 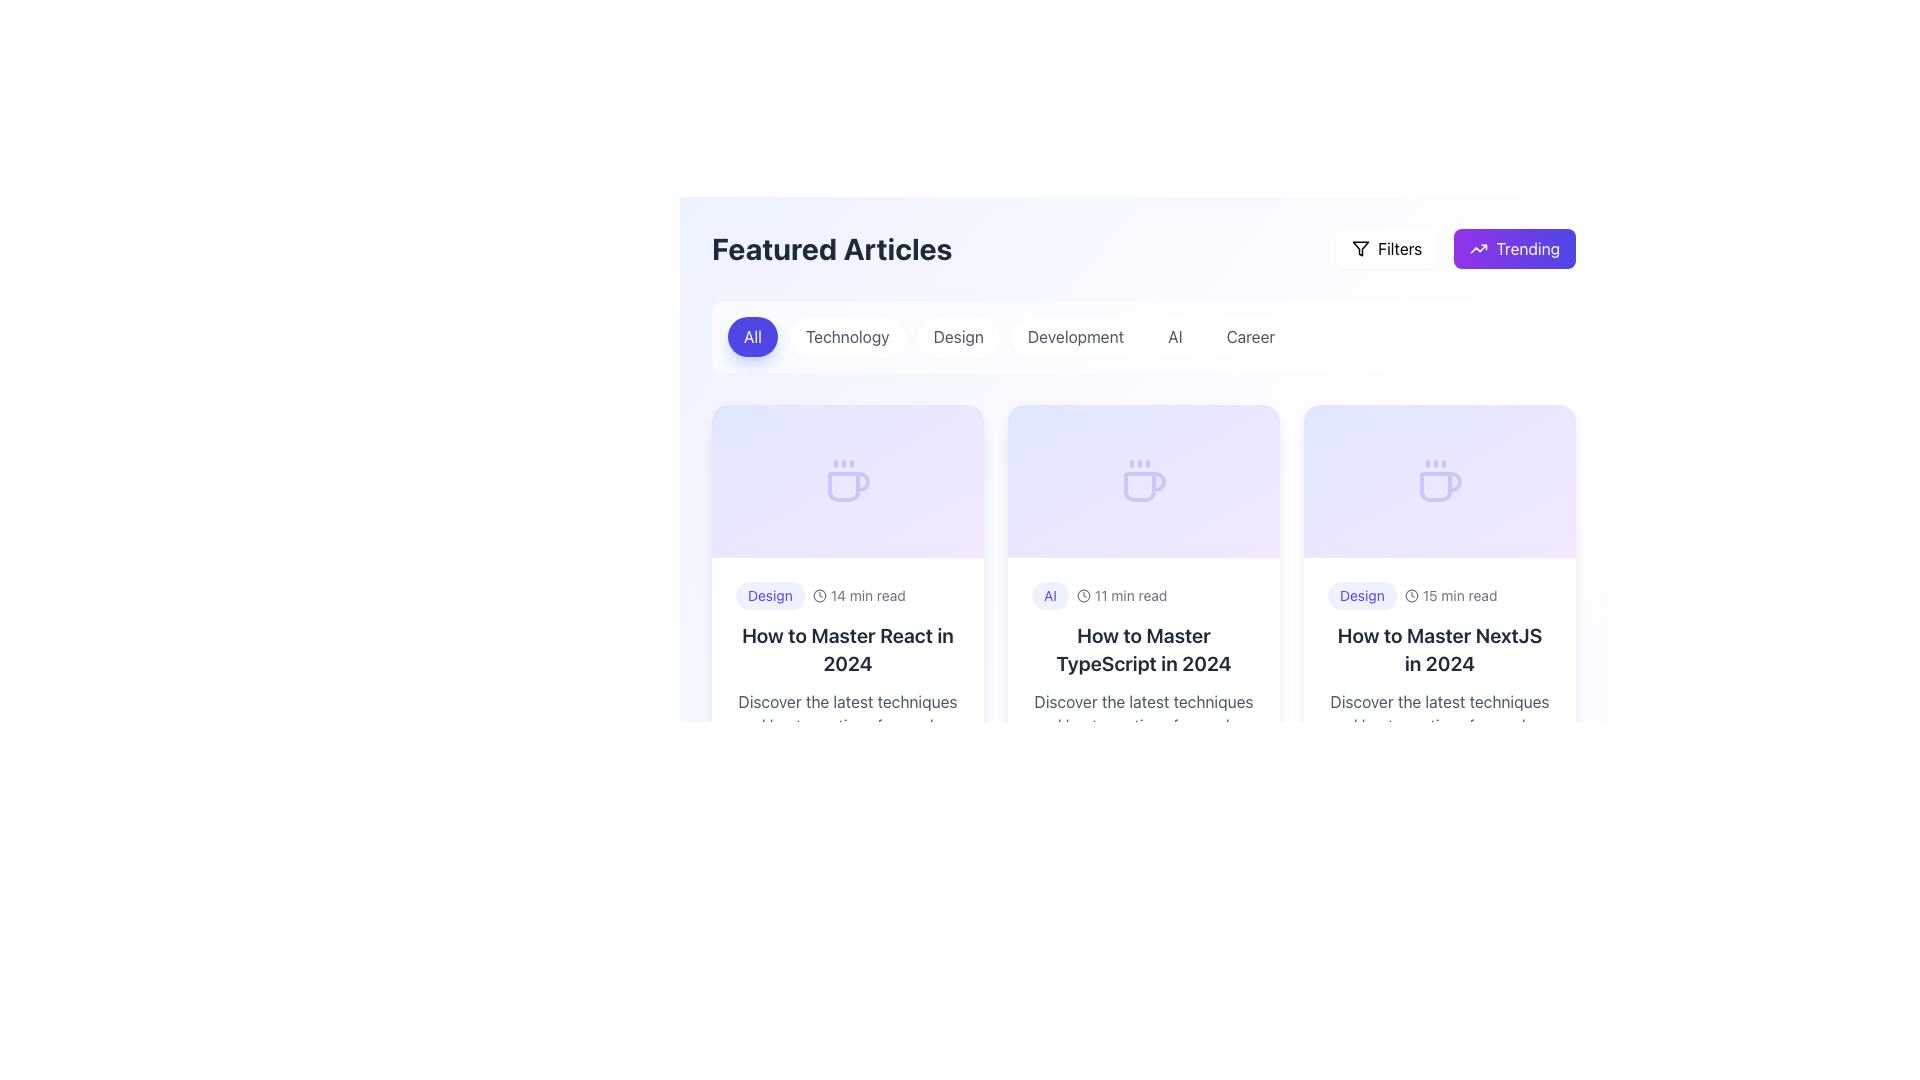 I want to click on the decorative icon positioned in the center of the top section of the card titled 'How to Master React in 2024', which visually represents a relaxed or creative topic, so click(x=848, y=481).